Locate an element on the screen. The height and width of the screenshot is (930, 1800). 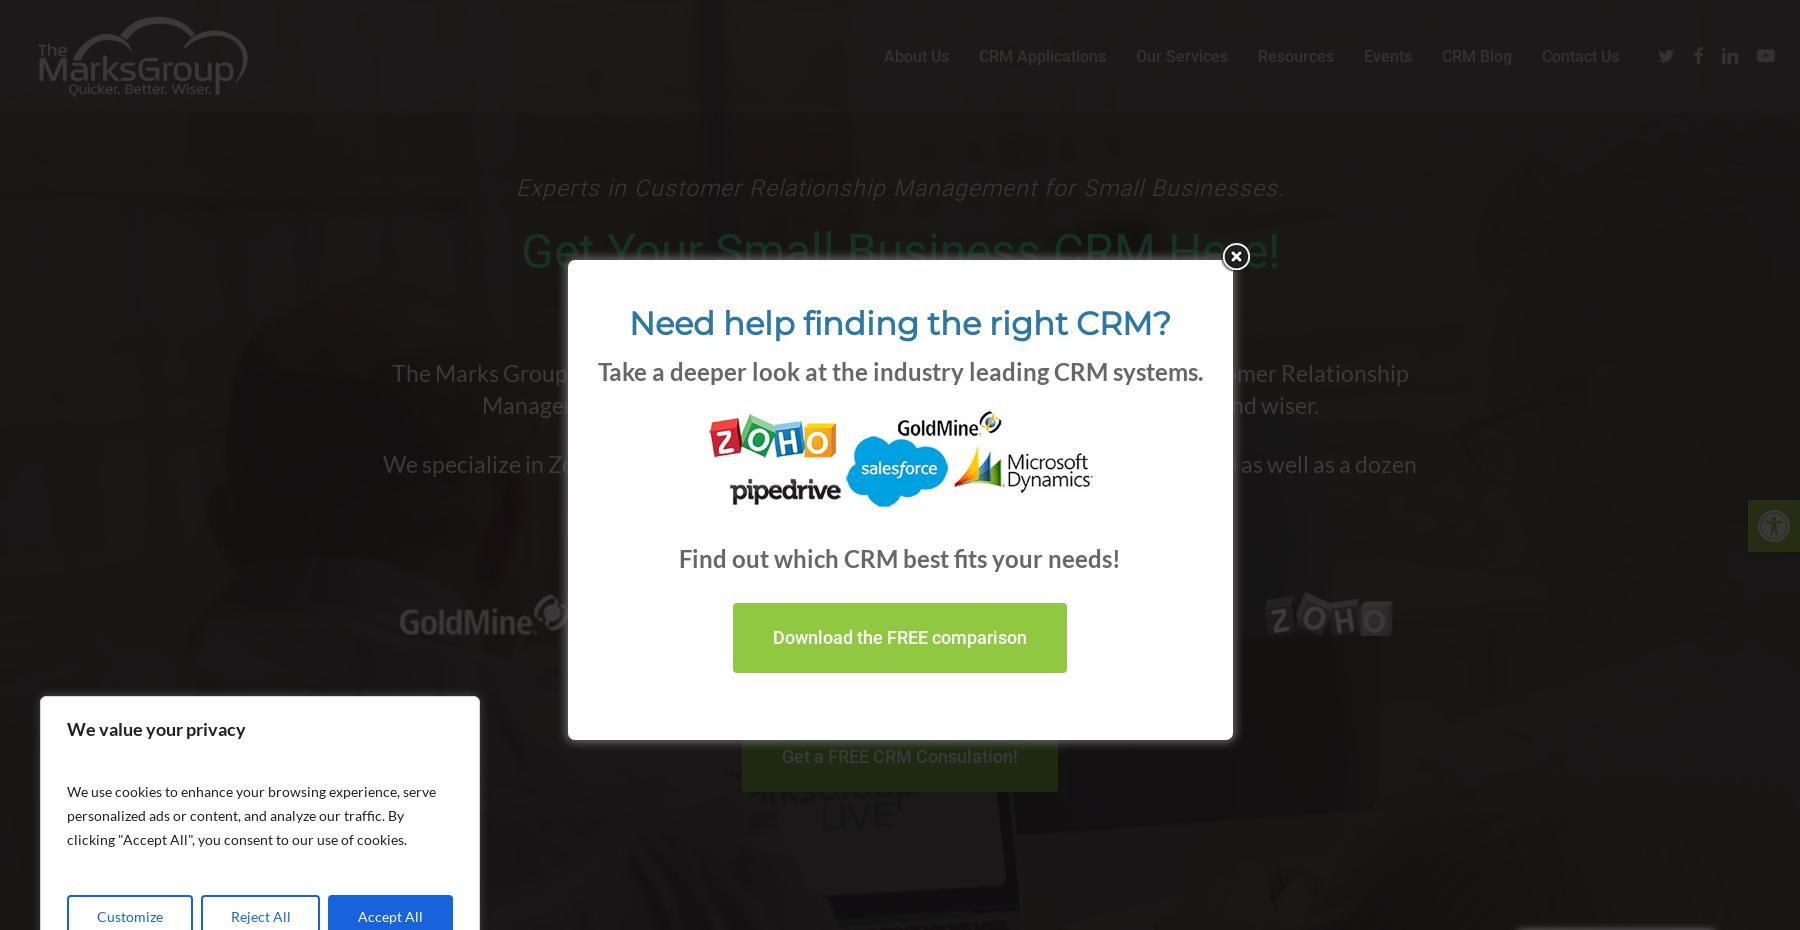
'Reject All' is located at coordinates (258, 916).